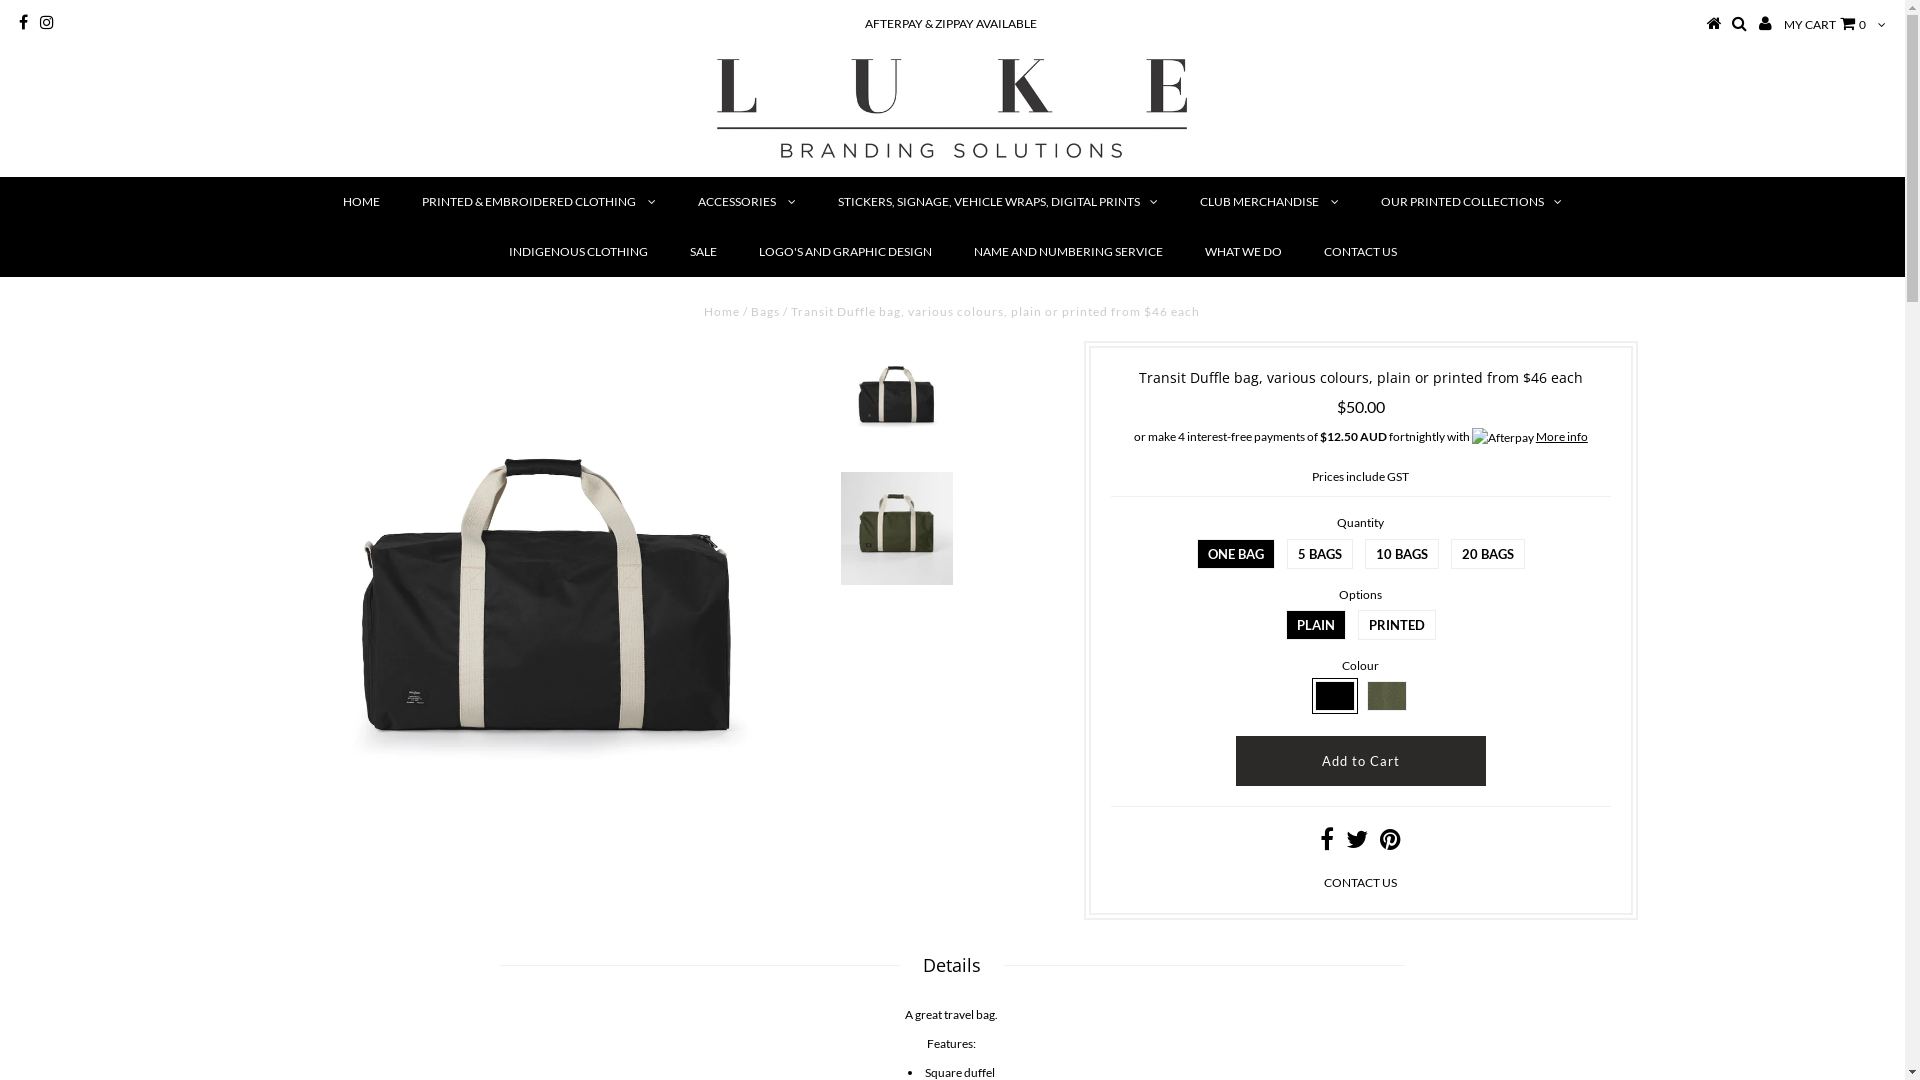 The width and height of the screenshot is (1920, 1080). I want to click on 'More info', so click(1529, 436).